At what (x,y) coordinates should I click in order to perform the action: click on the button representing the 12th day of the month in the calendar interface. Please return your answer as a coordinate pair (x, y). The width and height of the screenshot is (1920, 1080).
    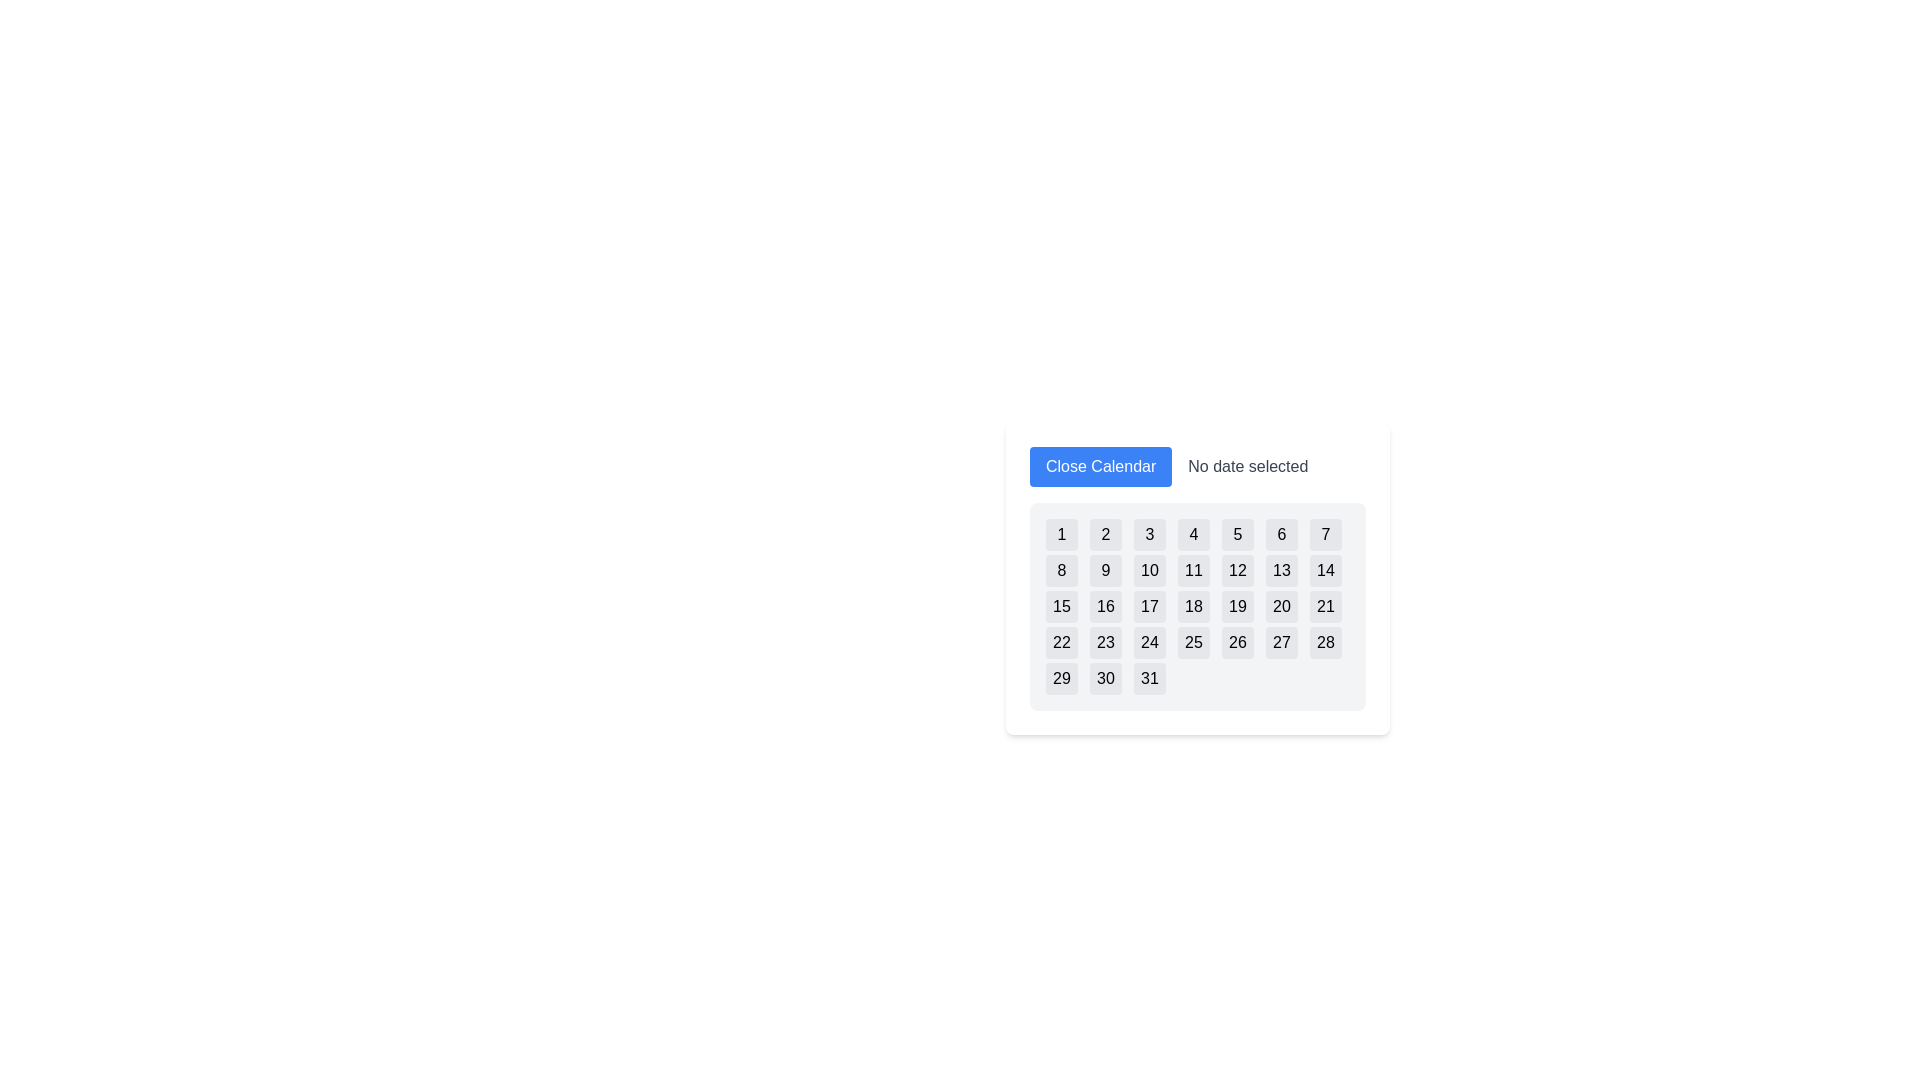
    Looking at the image, I should click on (1237, 570).